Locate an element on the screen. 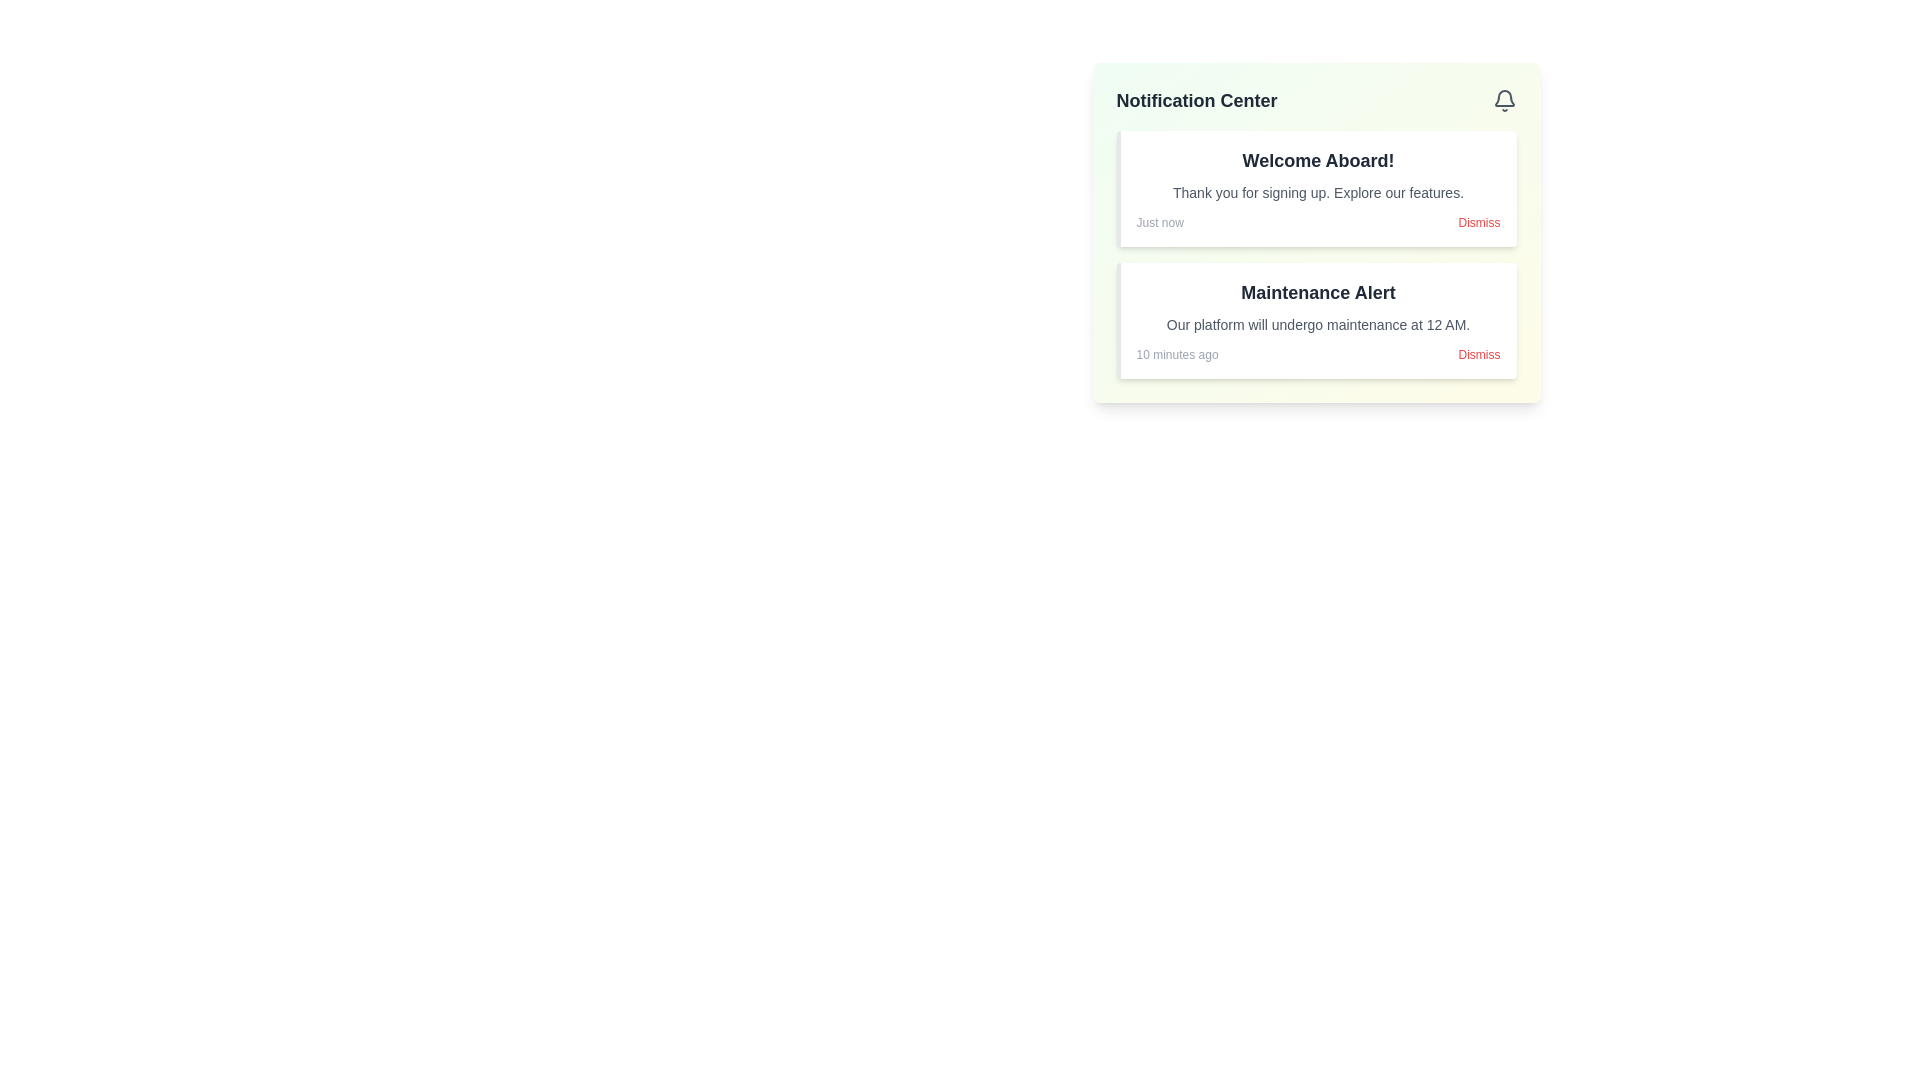 The width and height of the screenshot is (1920, 1080). text label displaying 'Welcome Aboard!' which is a bold, dark gray heading positioned at the top center of the notification panel is located at coordinates (1318, 160).